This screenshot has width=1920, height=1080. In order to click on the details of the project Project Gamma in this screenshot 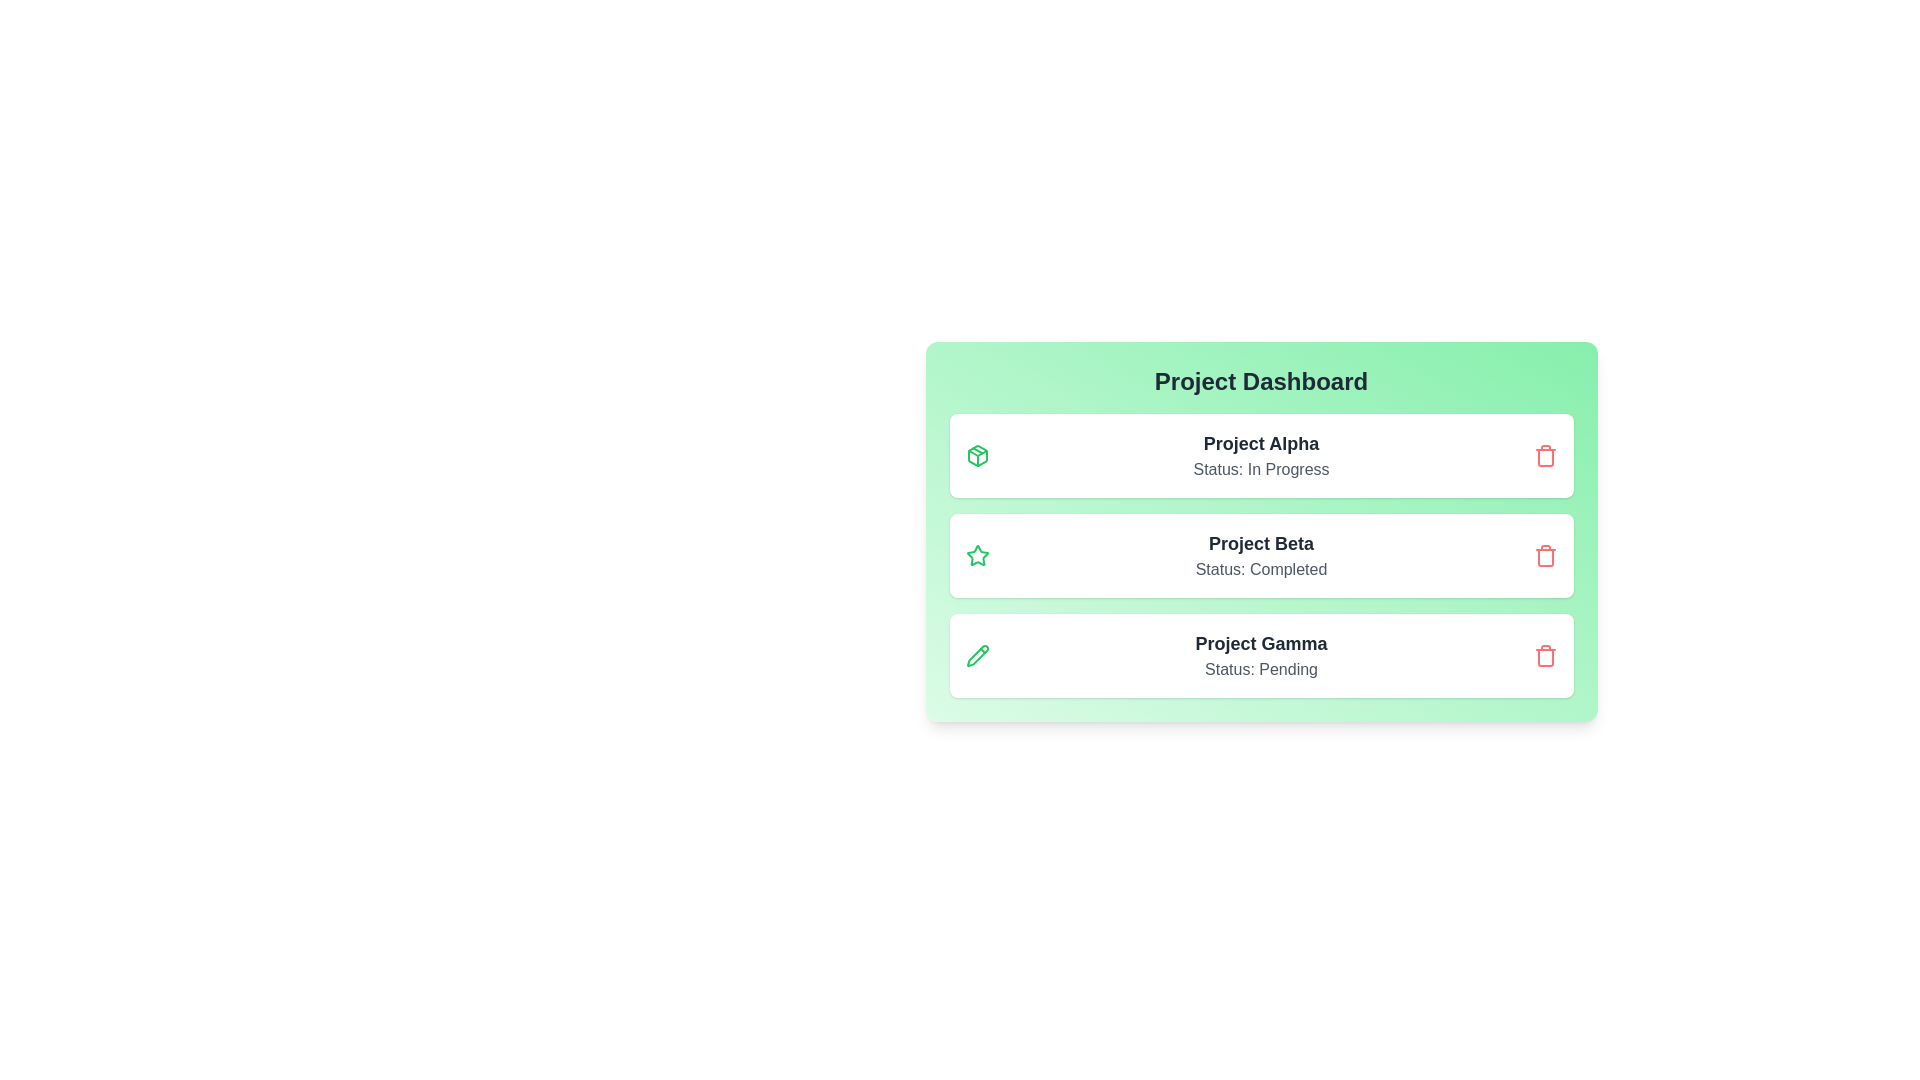, I will do `click(1260, 655)`.